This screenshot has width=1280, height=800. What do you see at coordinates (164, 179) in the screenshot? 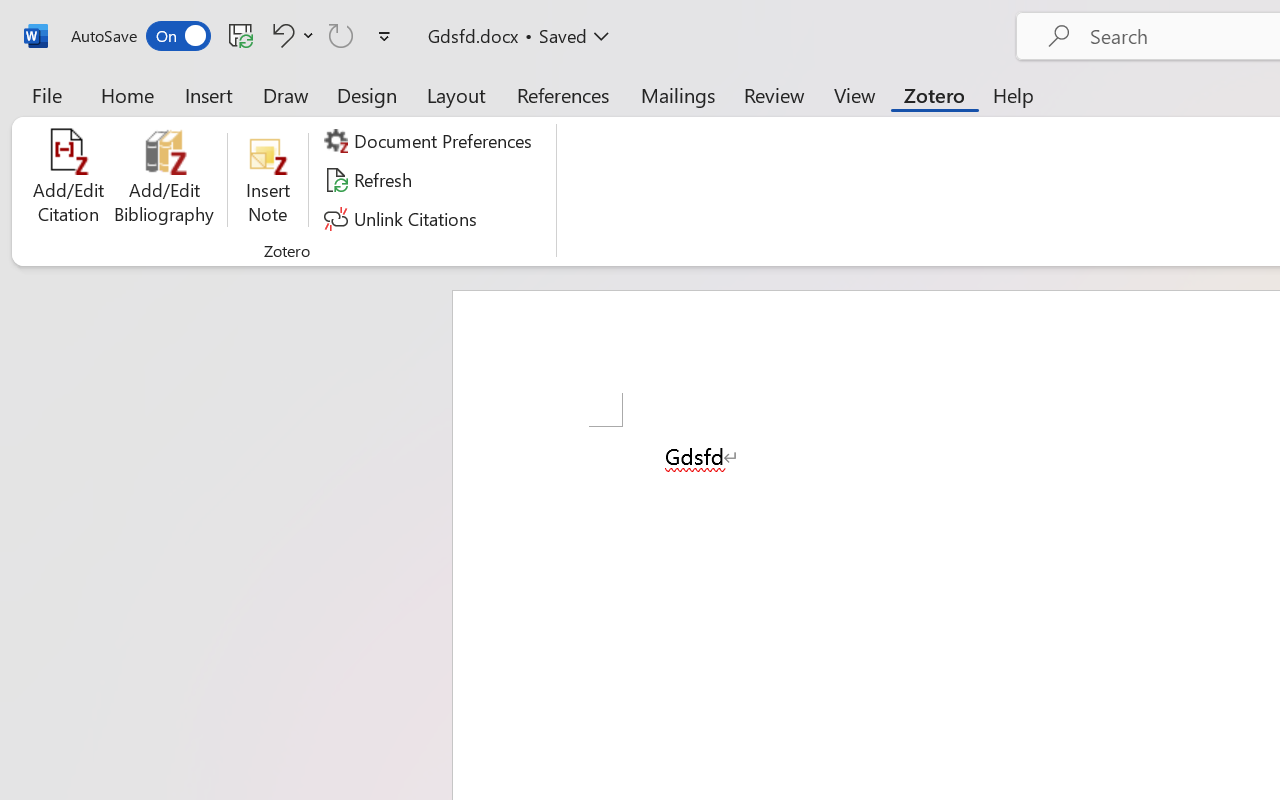
I see `'Add/Edit Bibliography'` at bounding box center [164, 179].